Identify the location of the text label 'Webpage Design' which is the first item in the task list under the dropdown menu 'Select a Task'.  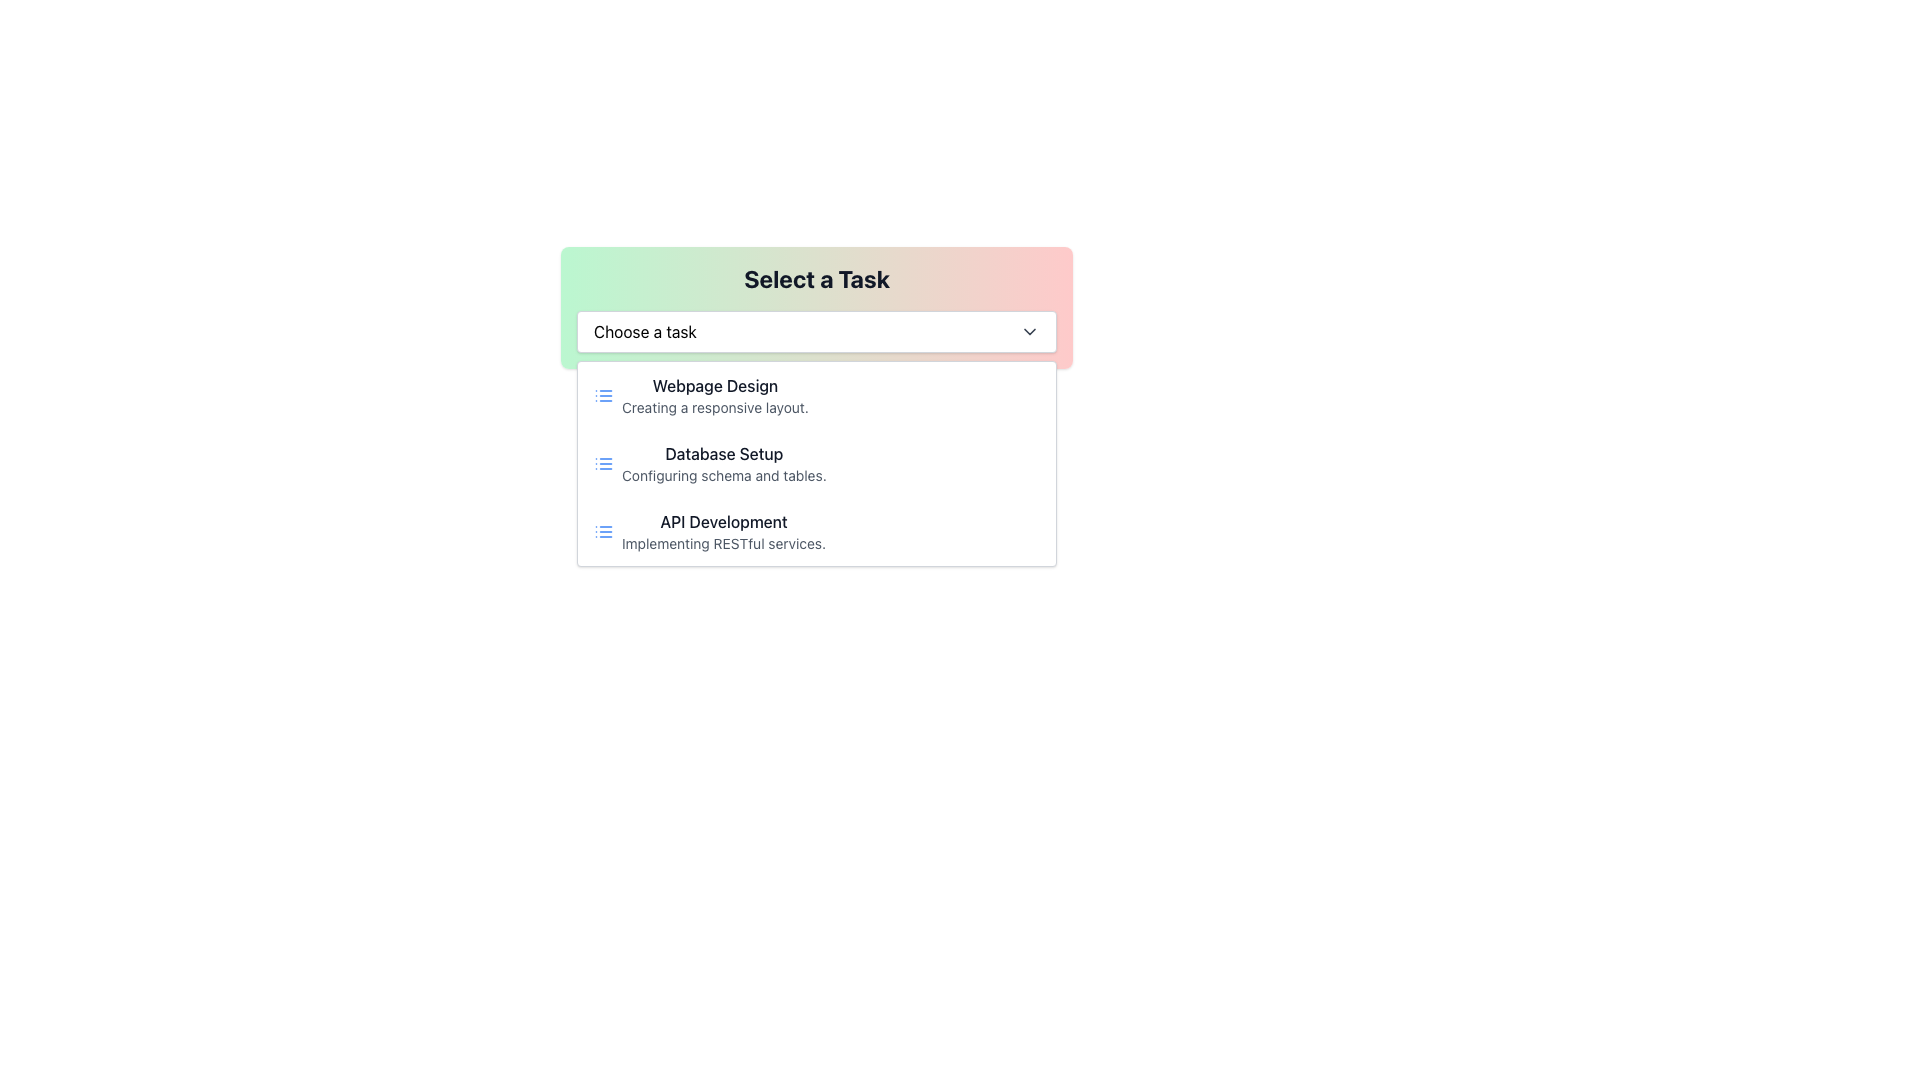
(715, 385).